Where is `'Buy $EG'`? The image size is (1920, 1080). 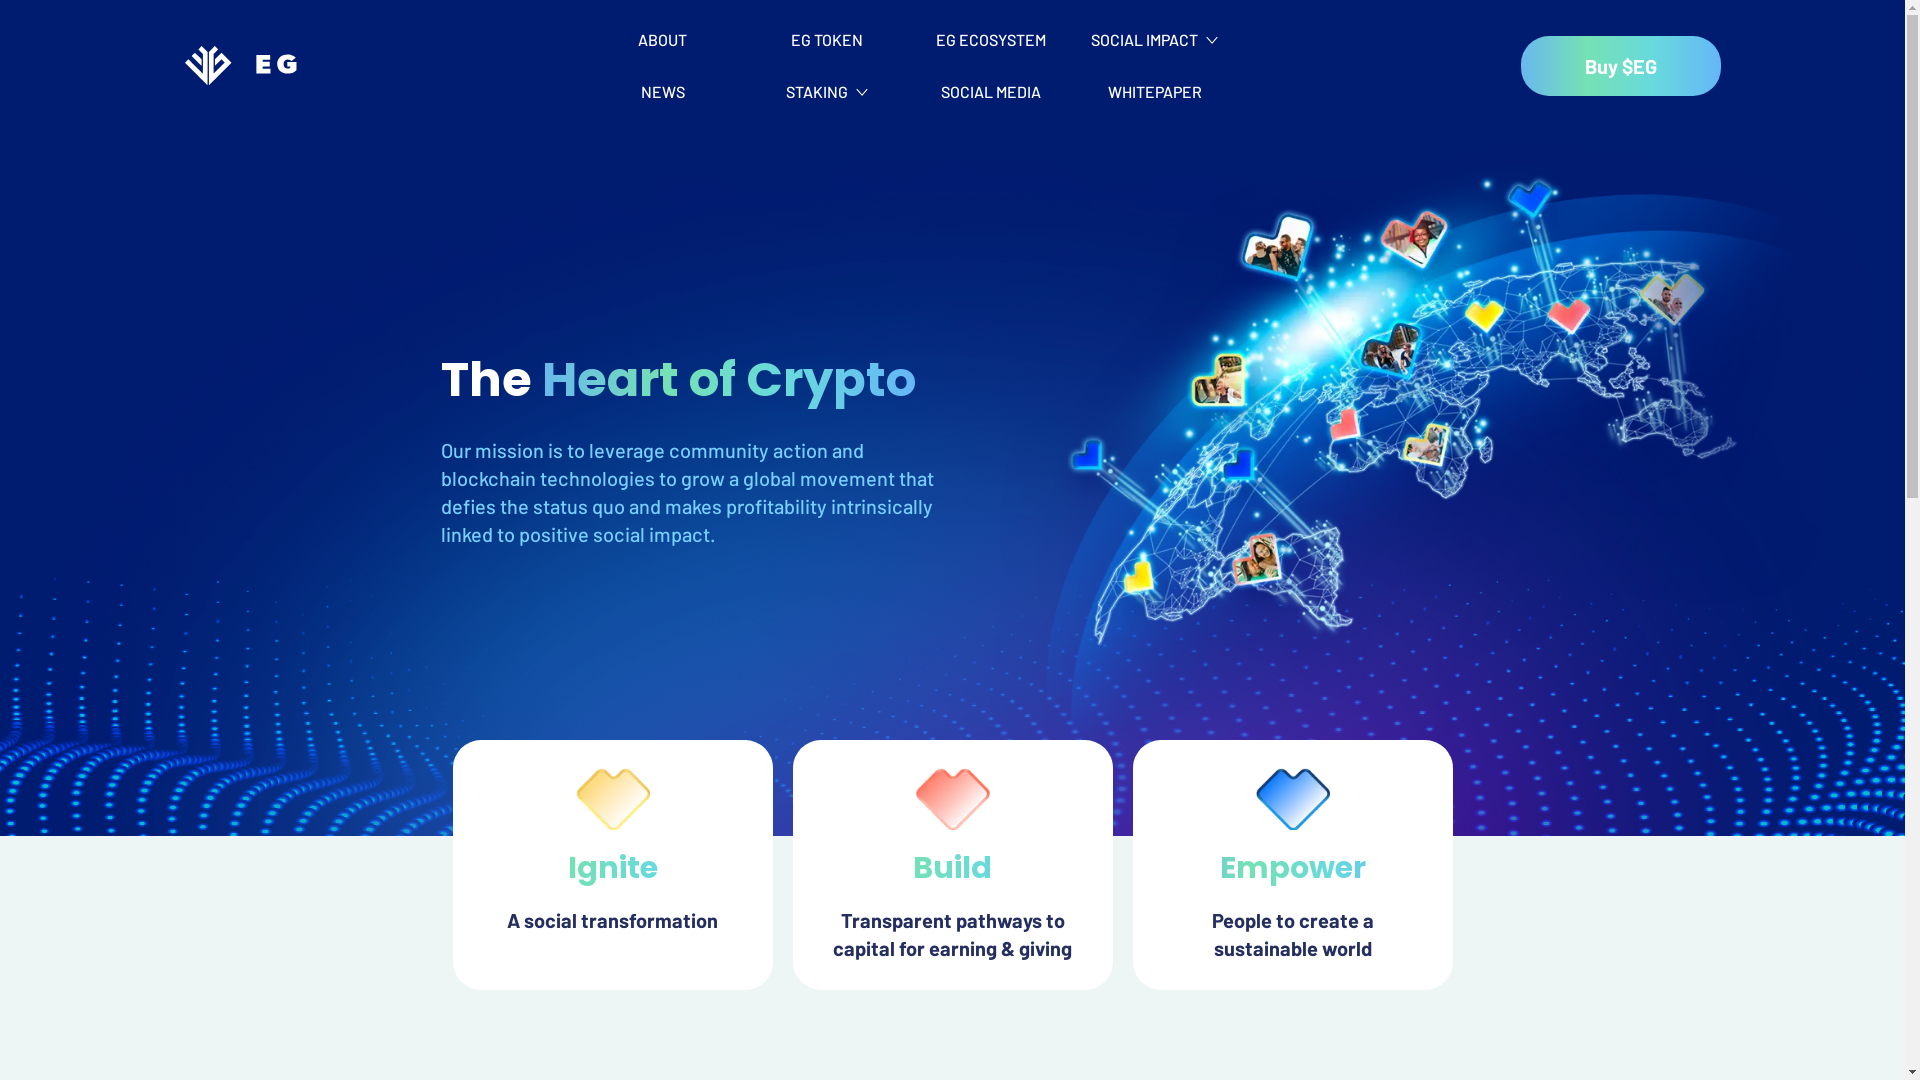
'Buy $EG' is located at coordinates (1620, 64).